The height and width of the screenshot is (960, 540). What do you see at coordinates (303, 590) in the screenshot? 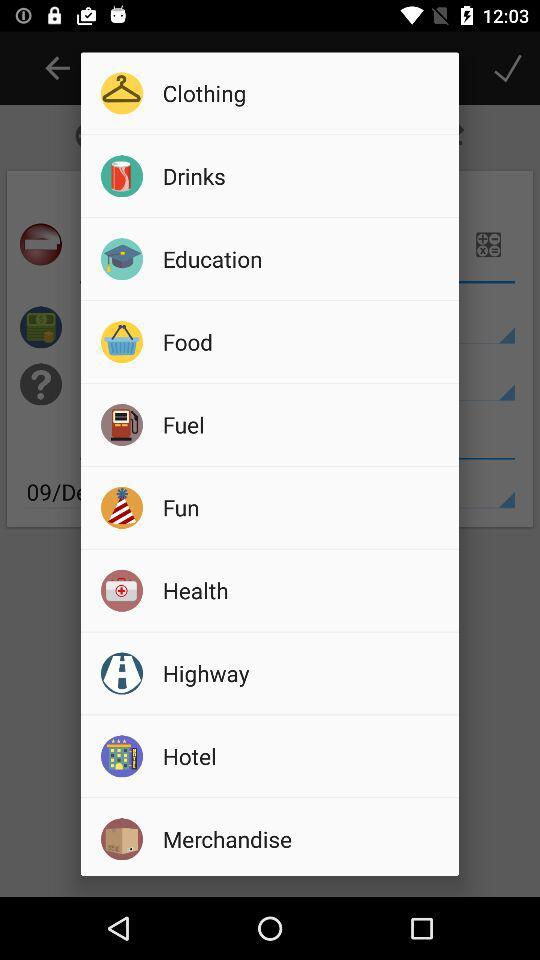
I see `icon above highway icon` at bounding box center [303, 590].